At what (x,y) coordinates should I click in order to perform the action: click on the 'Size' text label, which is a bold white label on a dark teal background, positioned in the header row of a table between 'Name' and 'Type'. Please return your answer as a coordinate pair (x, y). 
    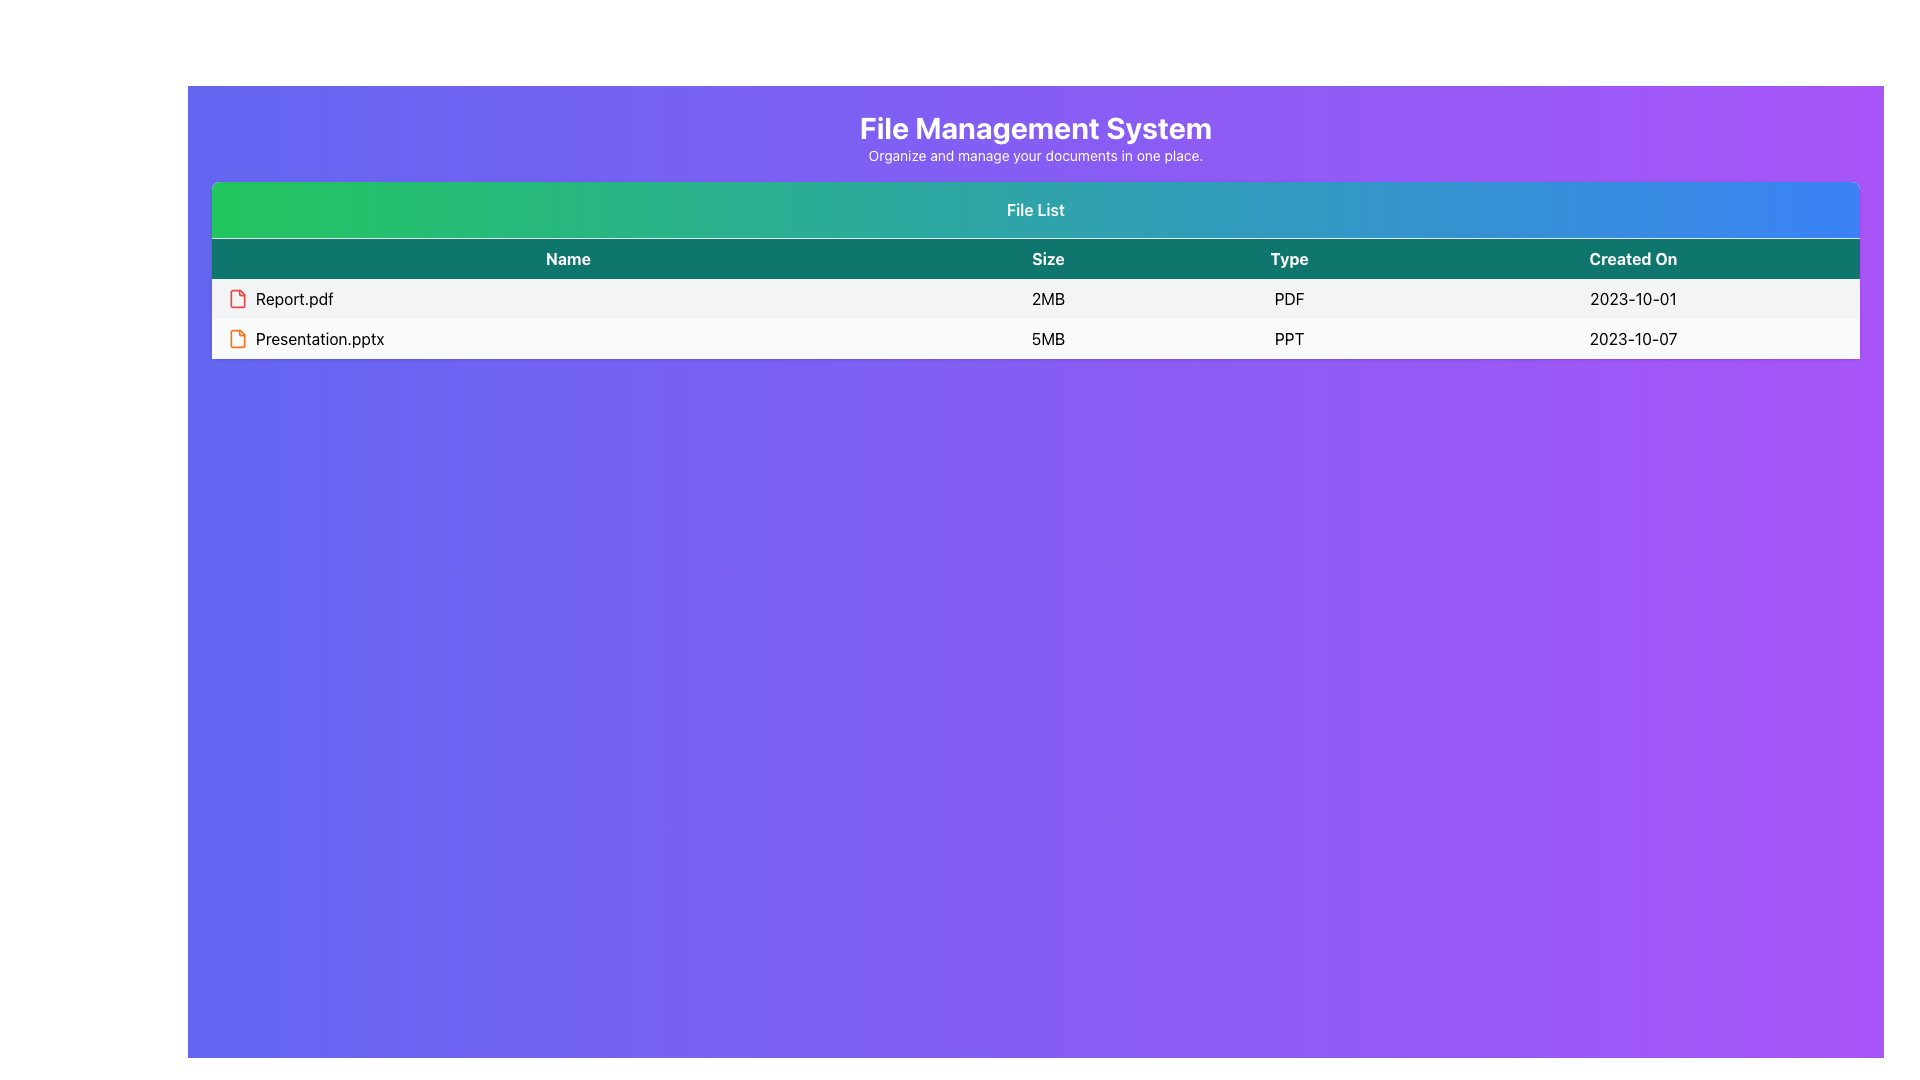
    Looking at the image, I should click on (1047, 257).